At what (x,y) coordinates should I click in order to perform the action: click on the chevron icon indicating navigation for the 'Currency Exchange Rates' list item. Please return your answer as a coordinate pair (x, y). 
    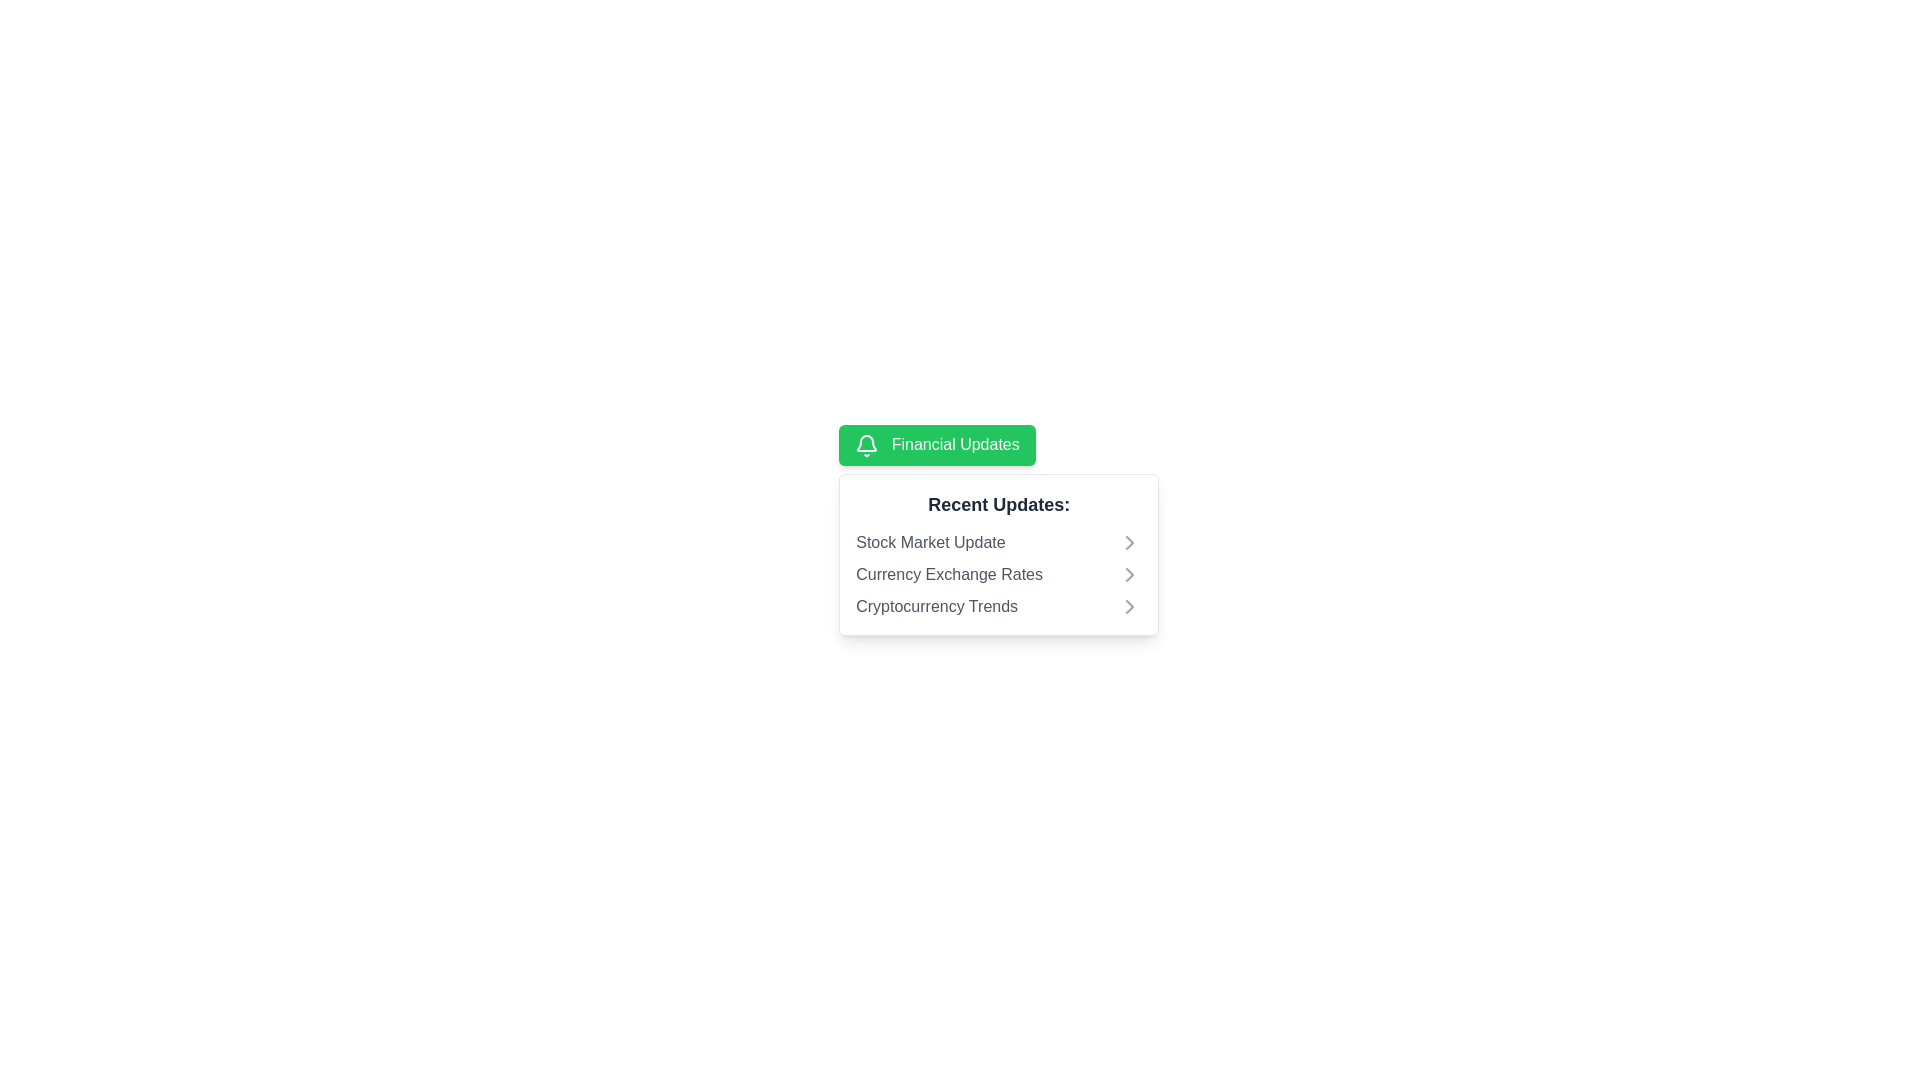
    Looking at the image, I should click on (1130, 574).